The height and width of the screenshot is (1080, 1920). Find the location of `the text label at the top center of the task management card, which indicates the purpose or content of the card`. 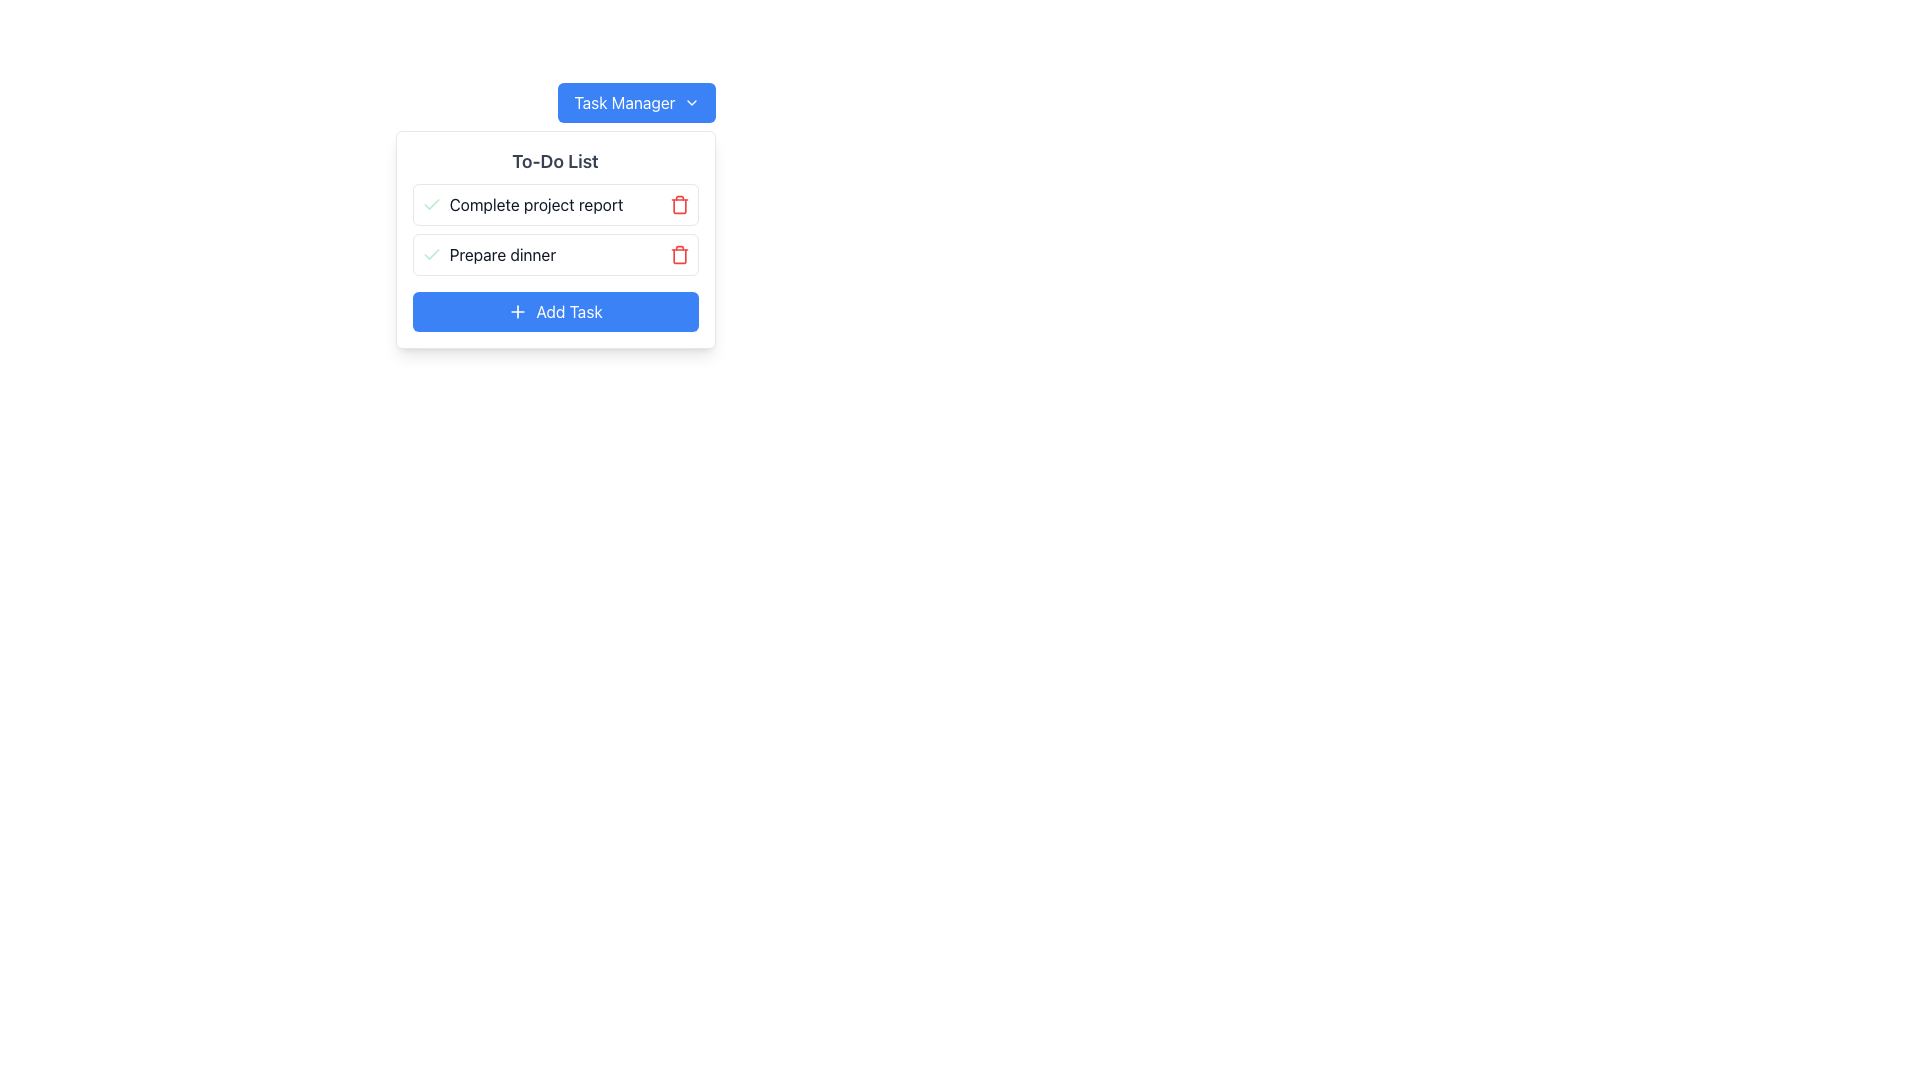

the text label at the top center of the task management card, which indicates the purpose or content of the card is located at coordinates (555, 161).